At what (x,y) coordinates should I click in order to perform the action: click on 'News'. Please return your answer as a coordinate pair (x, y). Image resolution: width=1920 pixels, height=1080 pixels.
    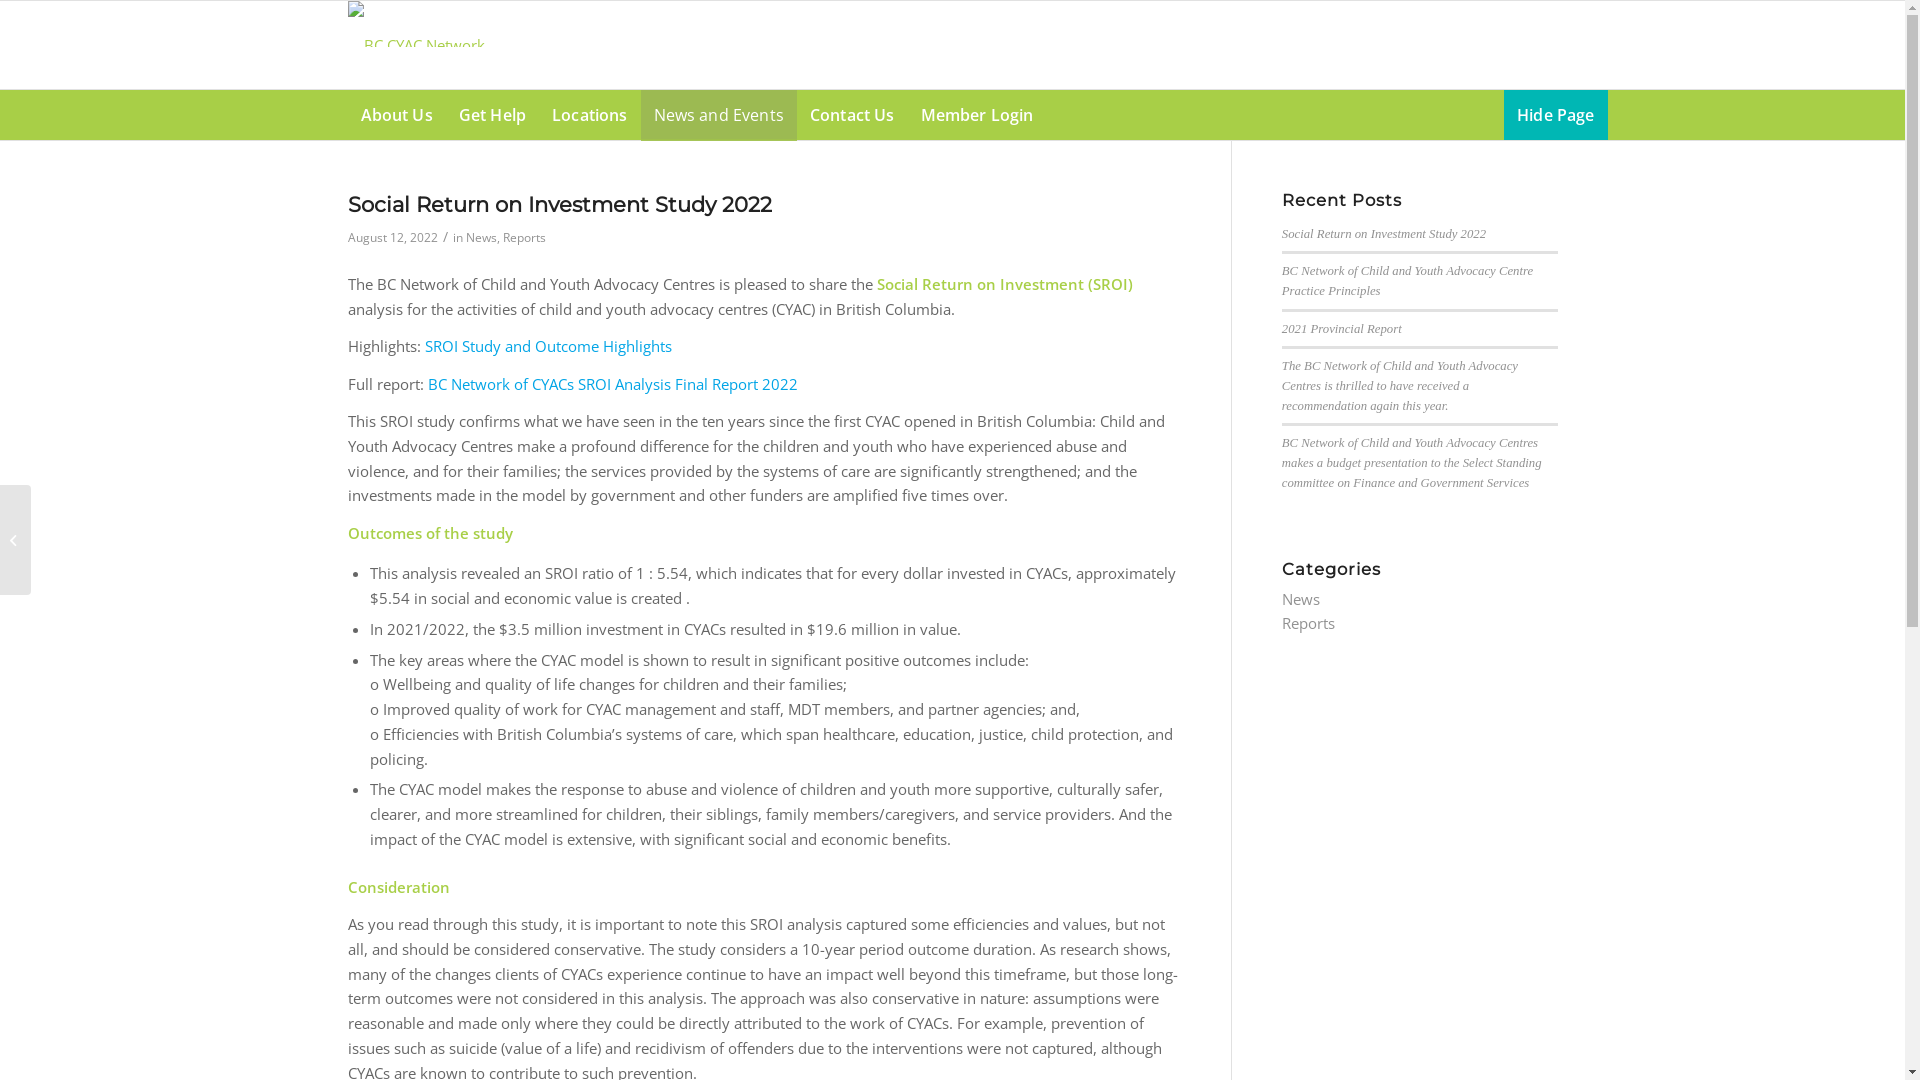
    Looking at the image, I should click on (481, 236).